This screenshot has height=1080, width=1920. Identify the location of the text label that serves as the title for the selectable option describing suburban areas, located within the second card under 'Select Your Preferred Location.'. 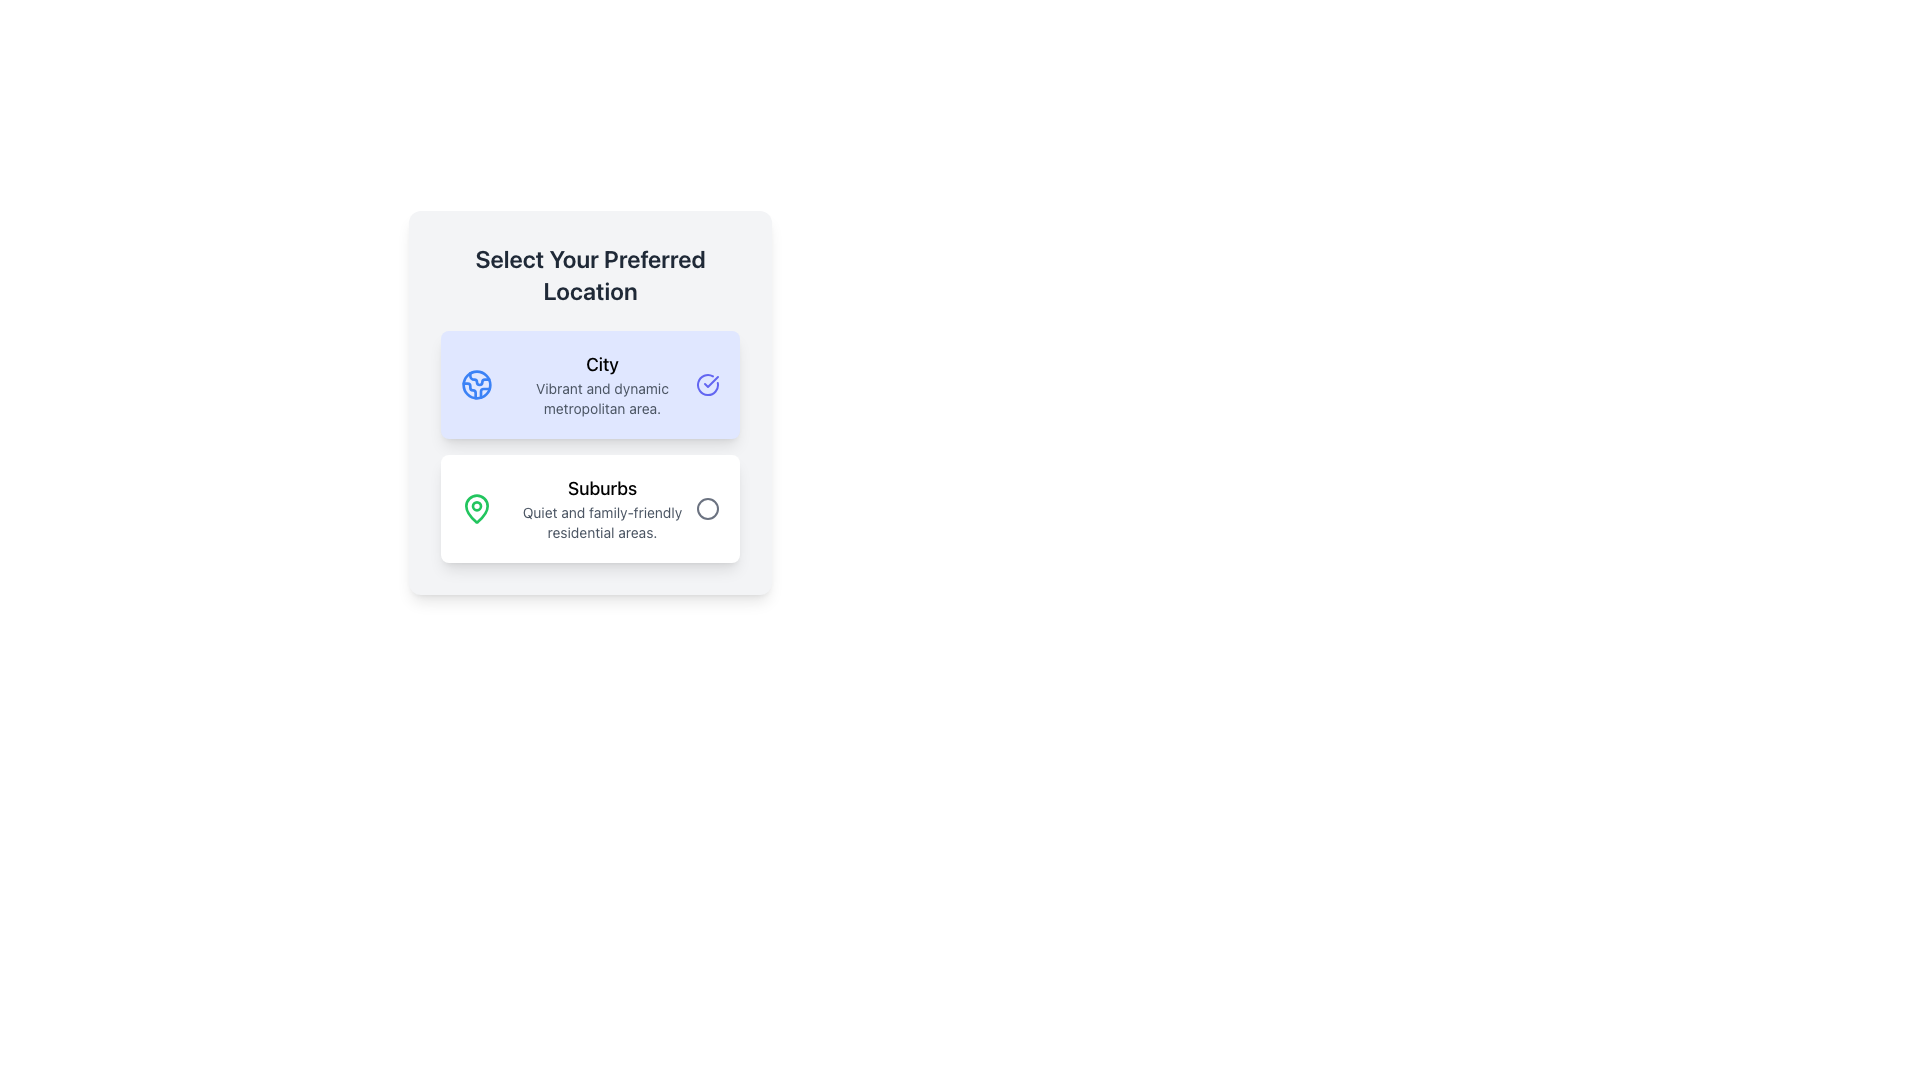
(601, 489).